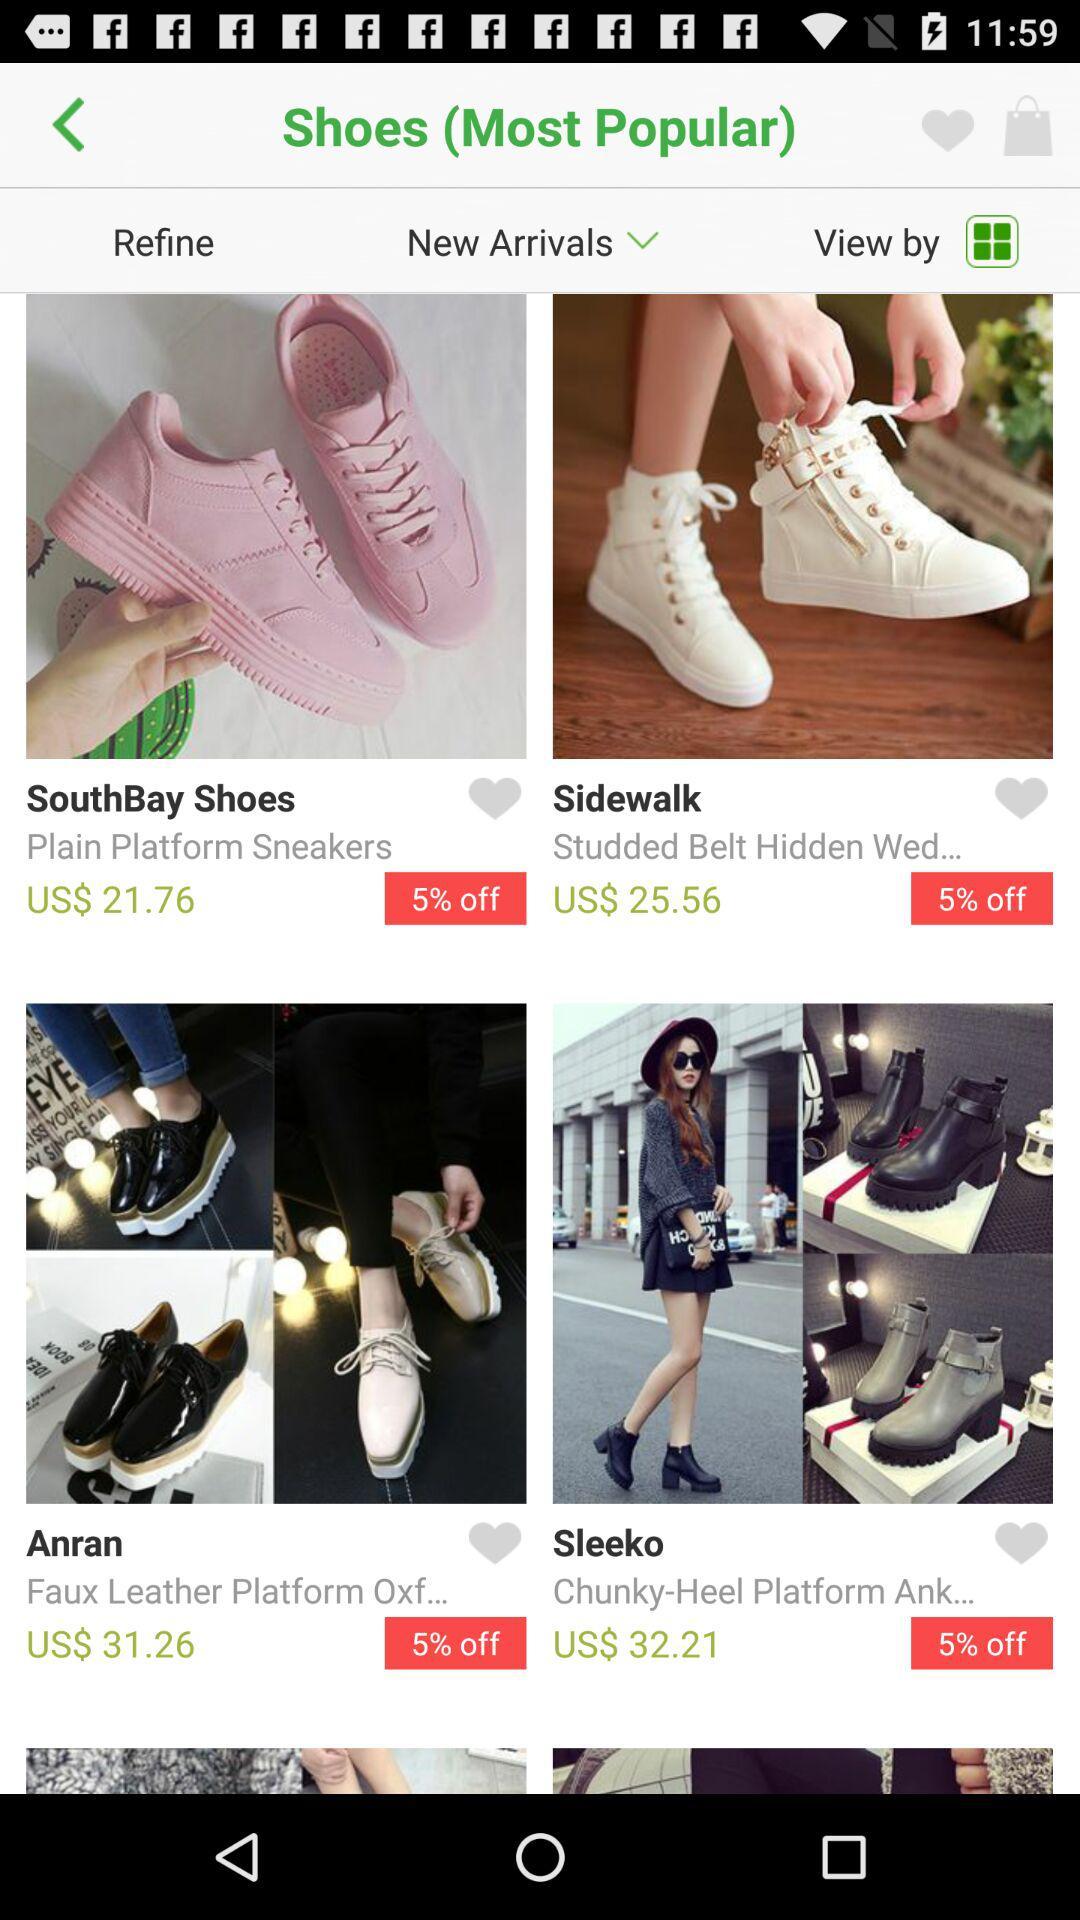 This screenshot has height=1920, width=1080. Describe the element at coordinates (73, 124) in the screenshot. I see `icon to the left of shoes (most popular) app` at that location.